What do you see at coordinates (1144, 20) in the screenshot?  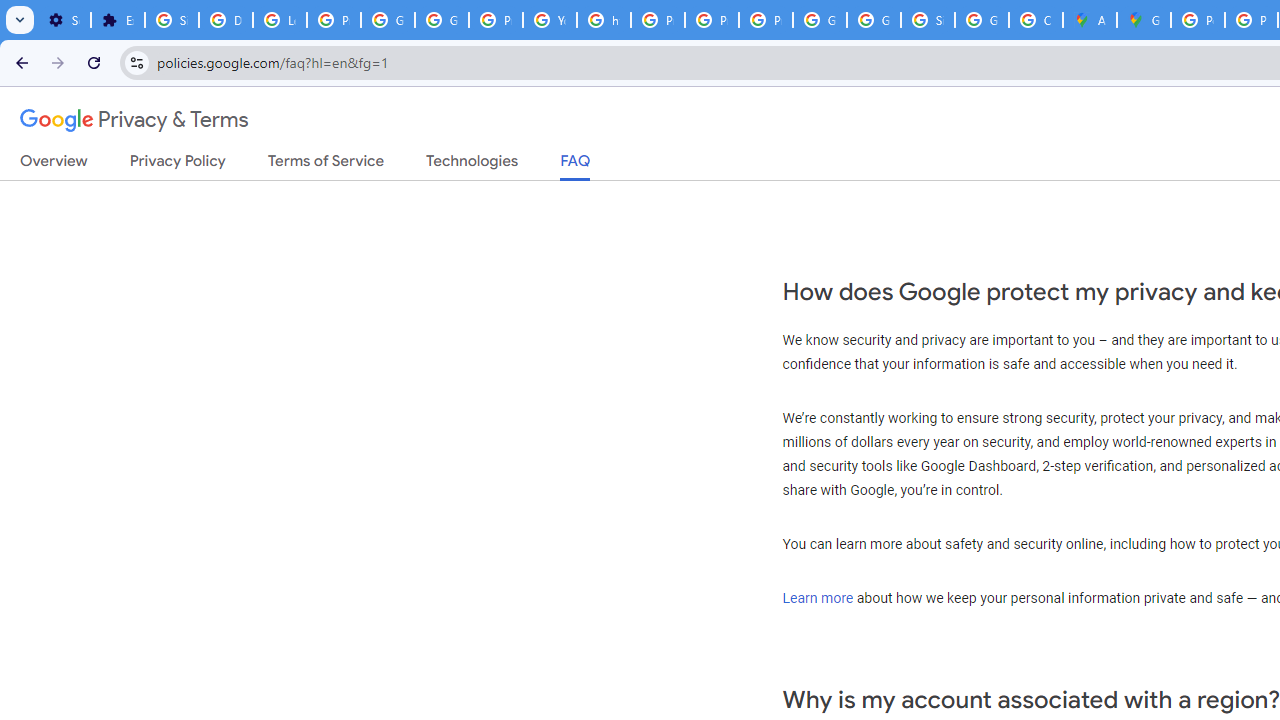 I see `'Google Maps'` at bounding box center [1144, 20].